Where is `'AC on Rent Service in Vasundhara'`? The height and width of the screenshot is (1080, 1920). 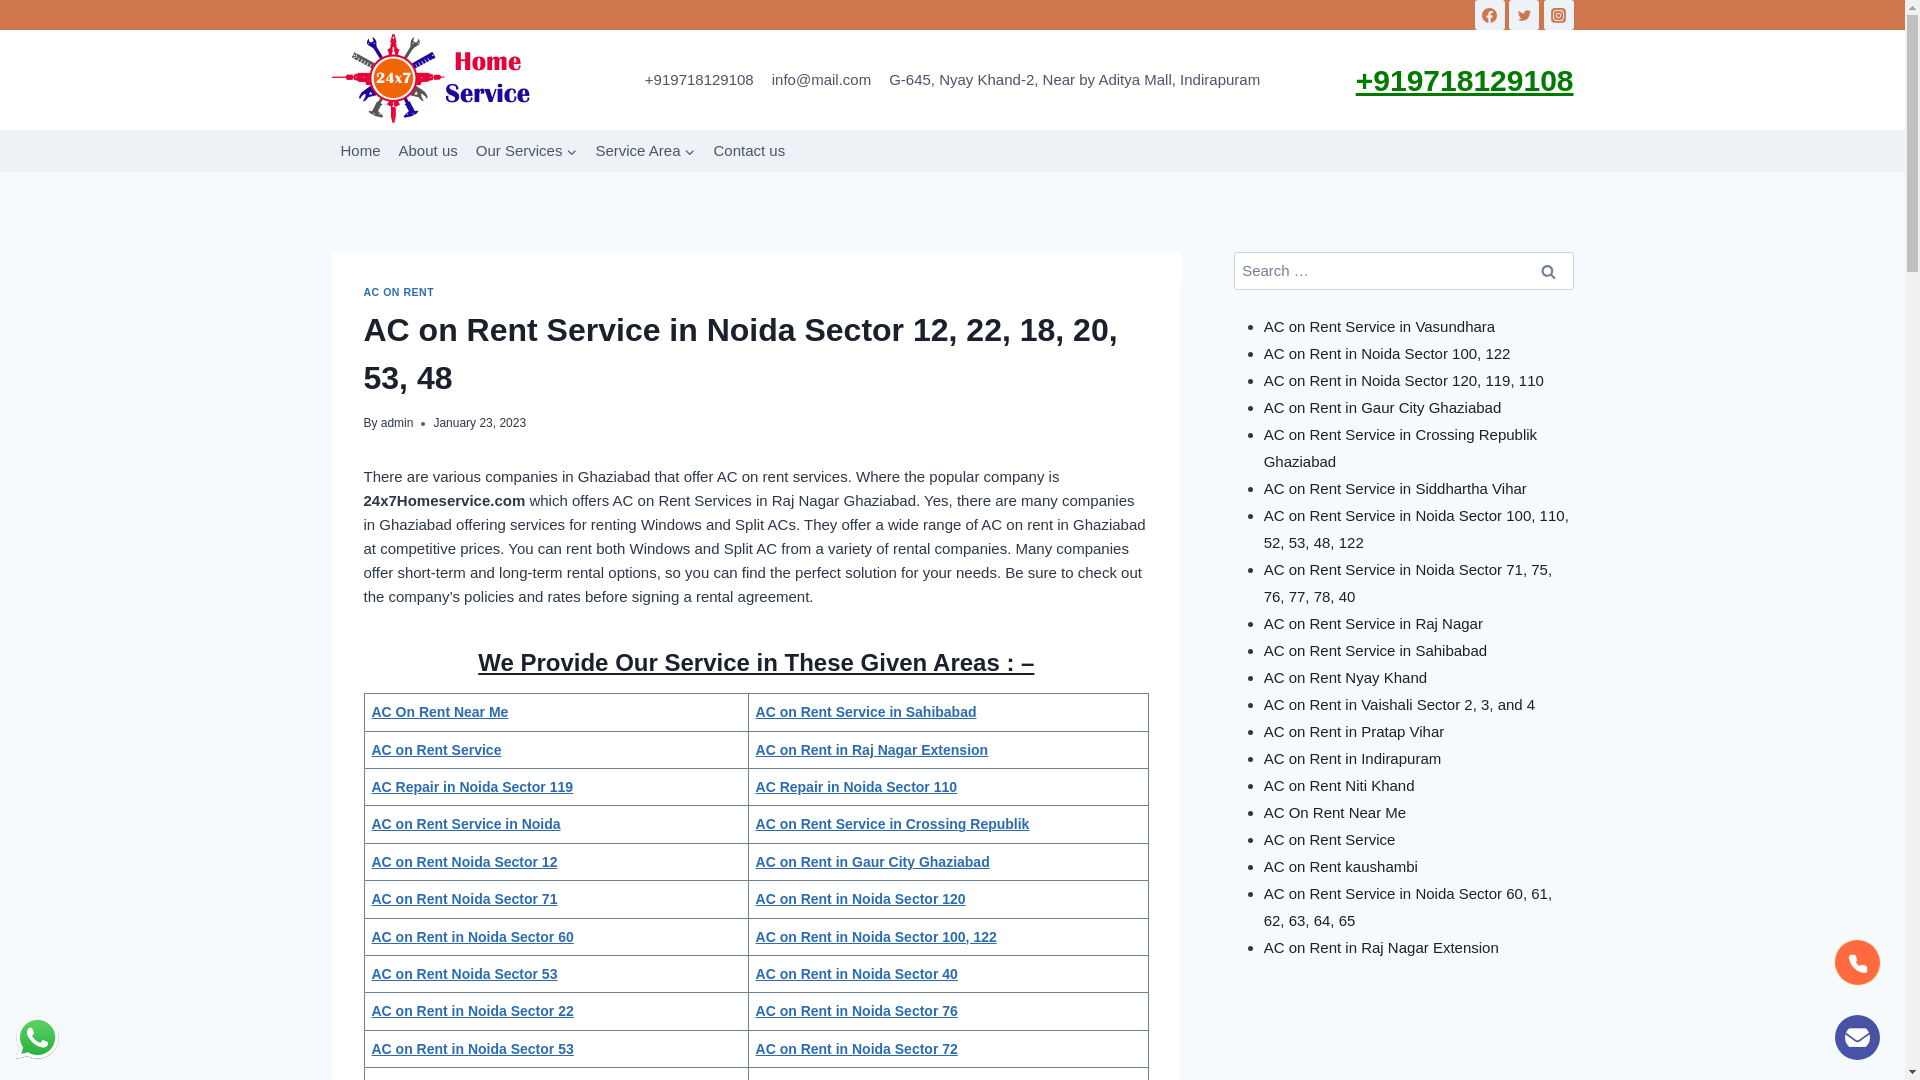 'AC on Rent Service in Vasundhara' is located at coordinates (1262, 325).